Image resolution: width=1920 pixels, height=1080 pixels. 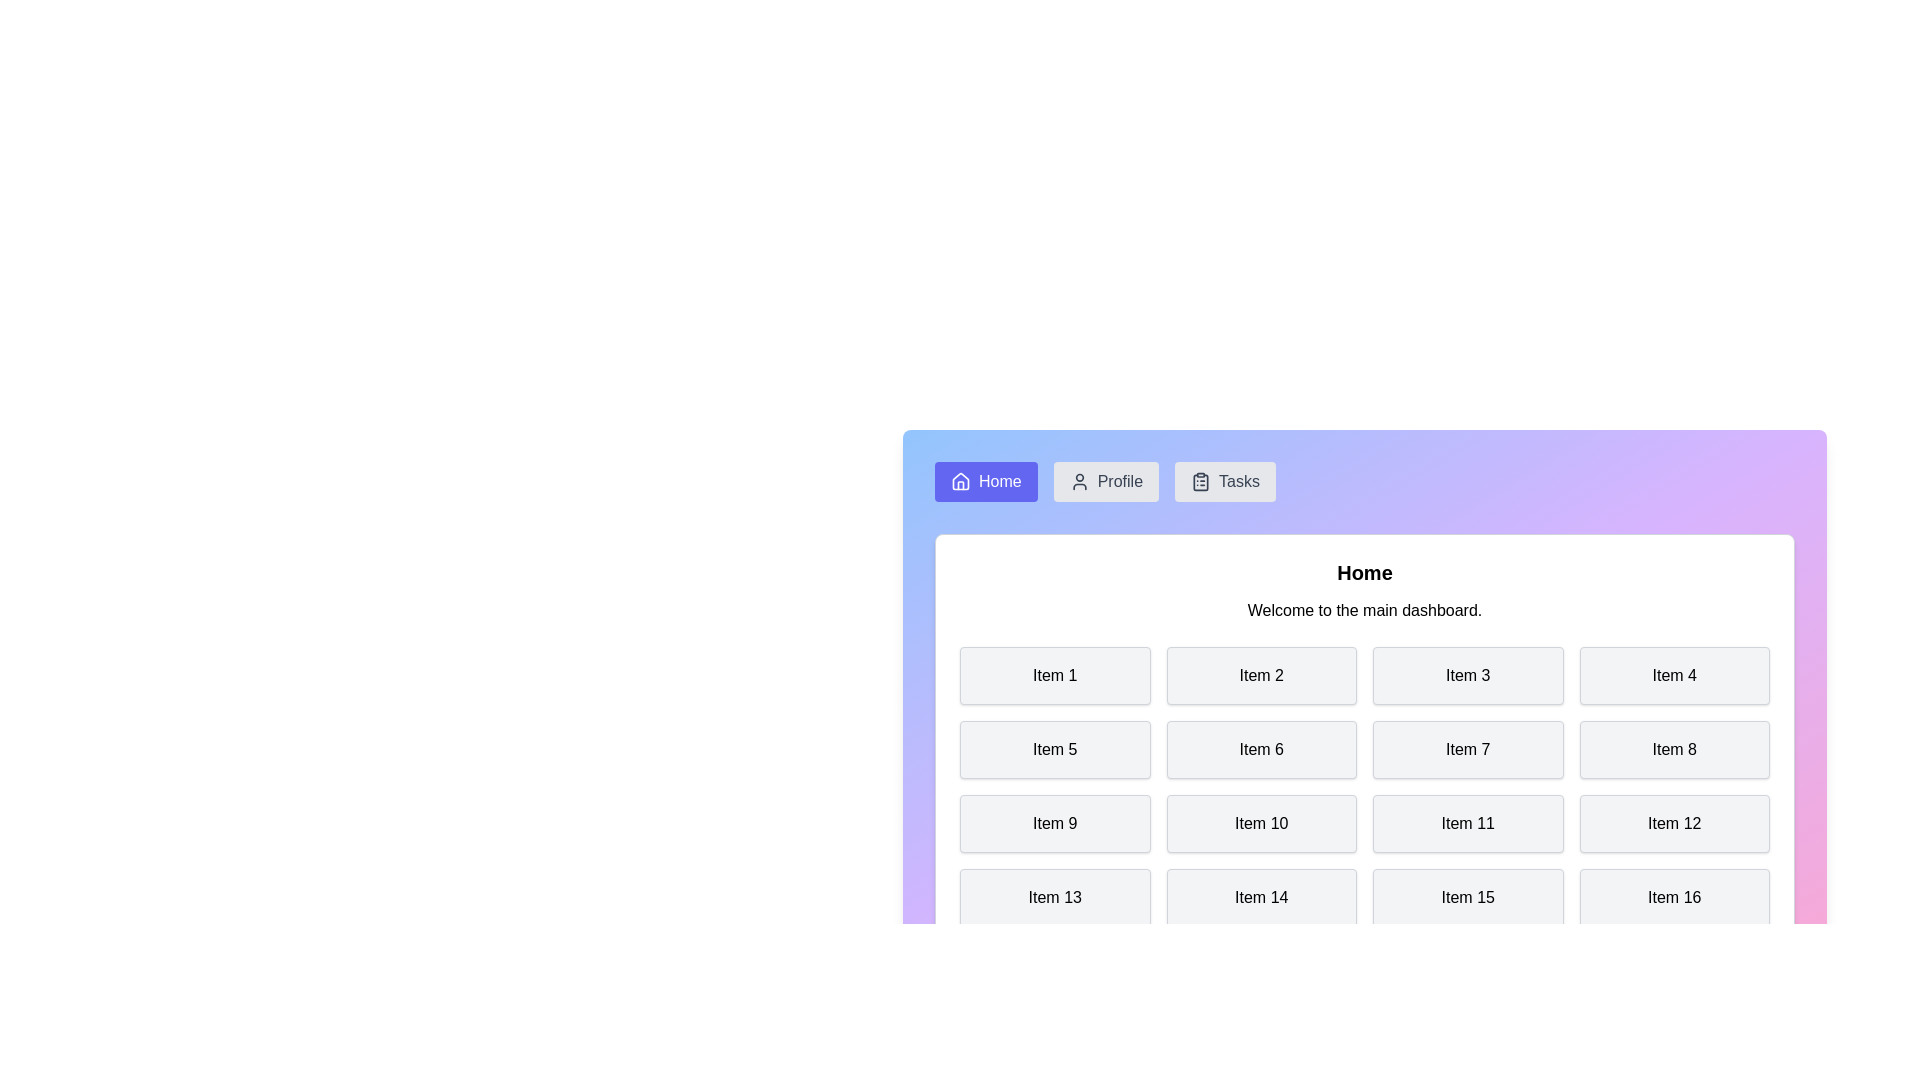 What do you see at coordinates (1224, 482) in the screenshot?
I see `the Tasks tab by clicking its navigation button` at bounding box center [1224, 482].